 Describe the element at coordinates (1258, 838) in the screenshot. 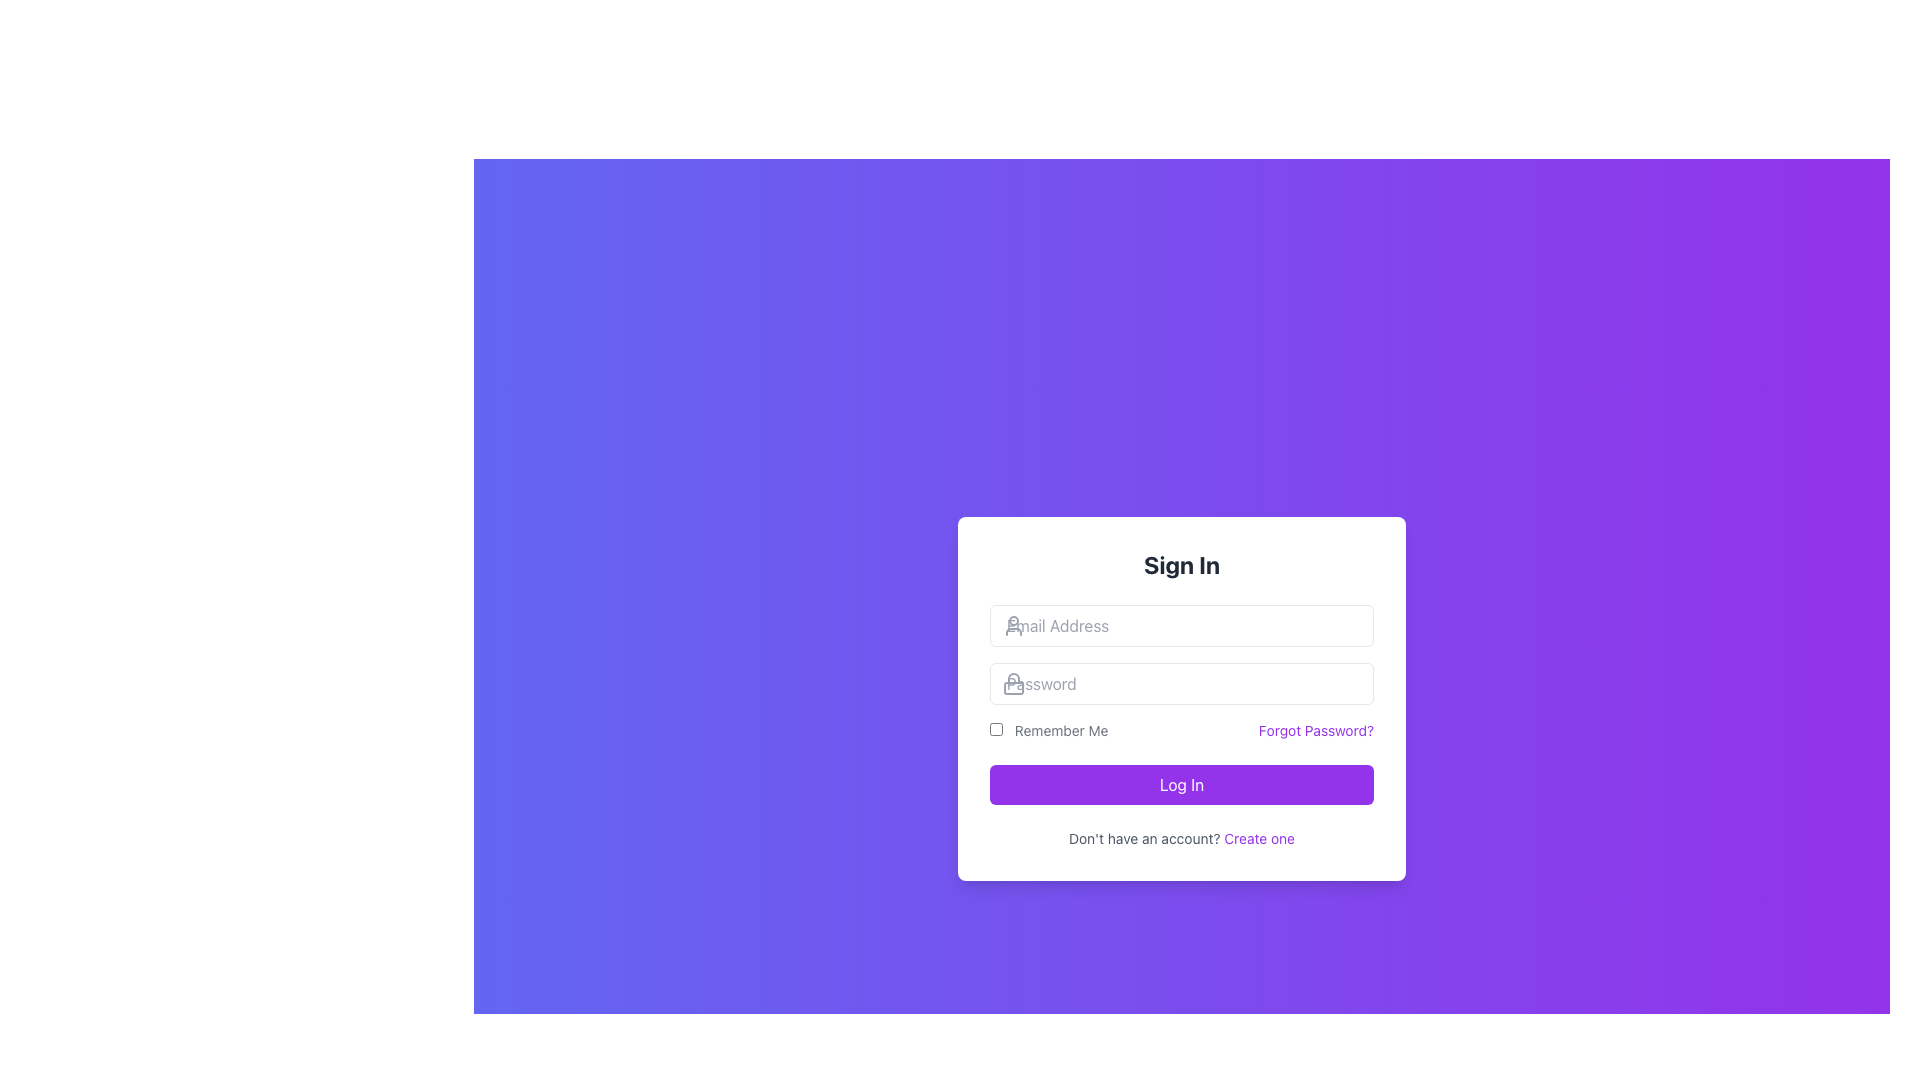

I see `the 'Create one' hyperlink located below the 'Log In' button in the sign-in form` at that location.